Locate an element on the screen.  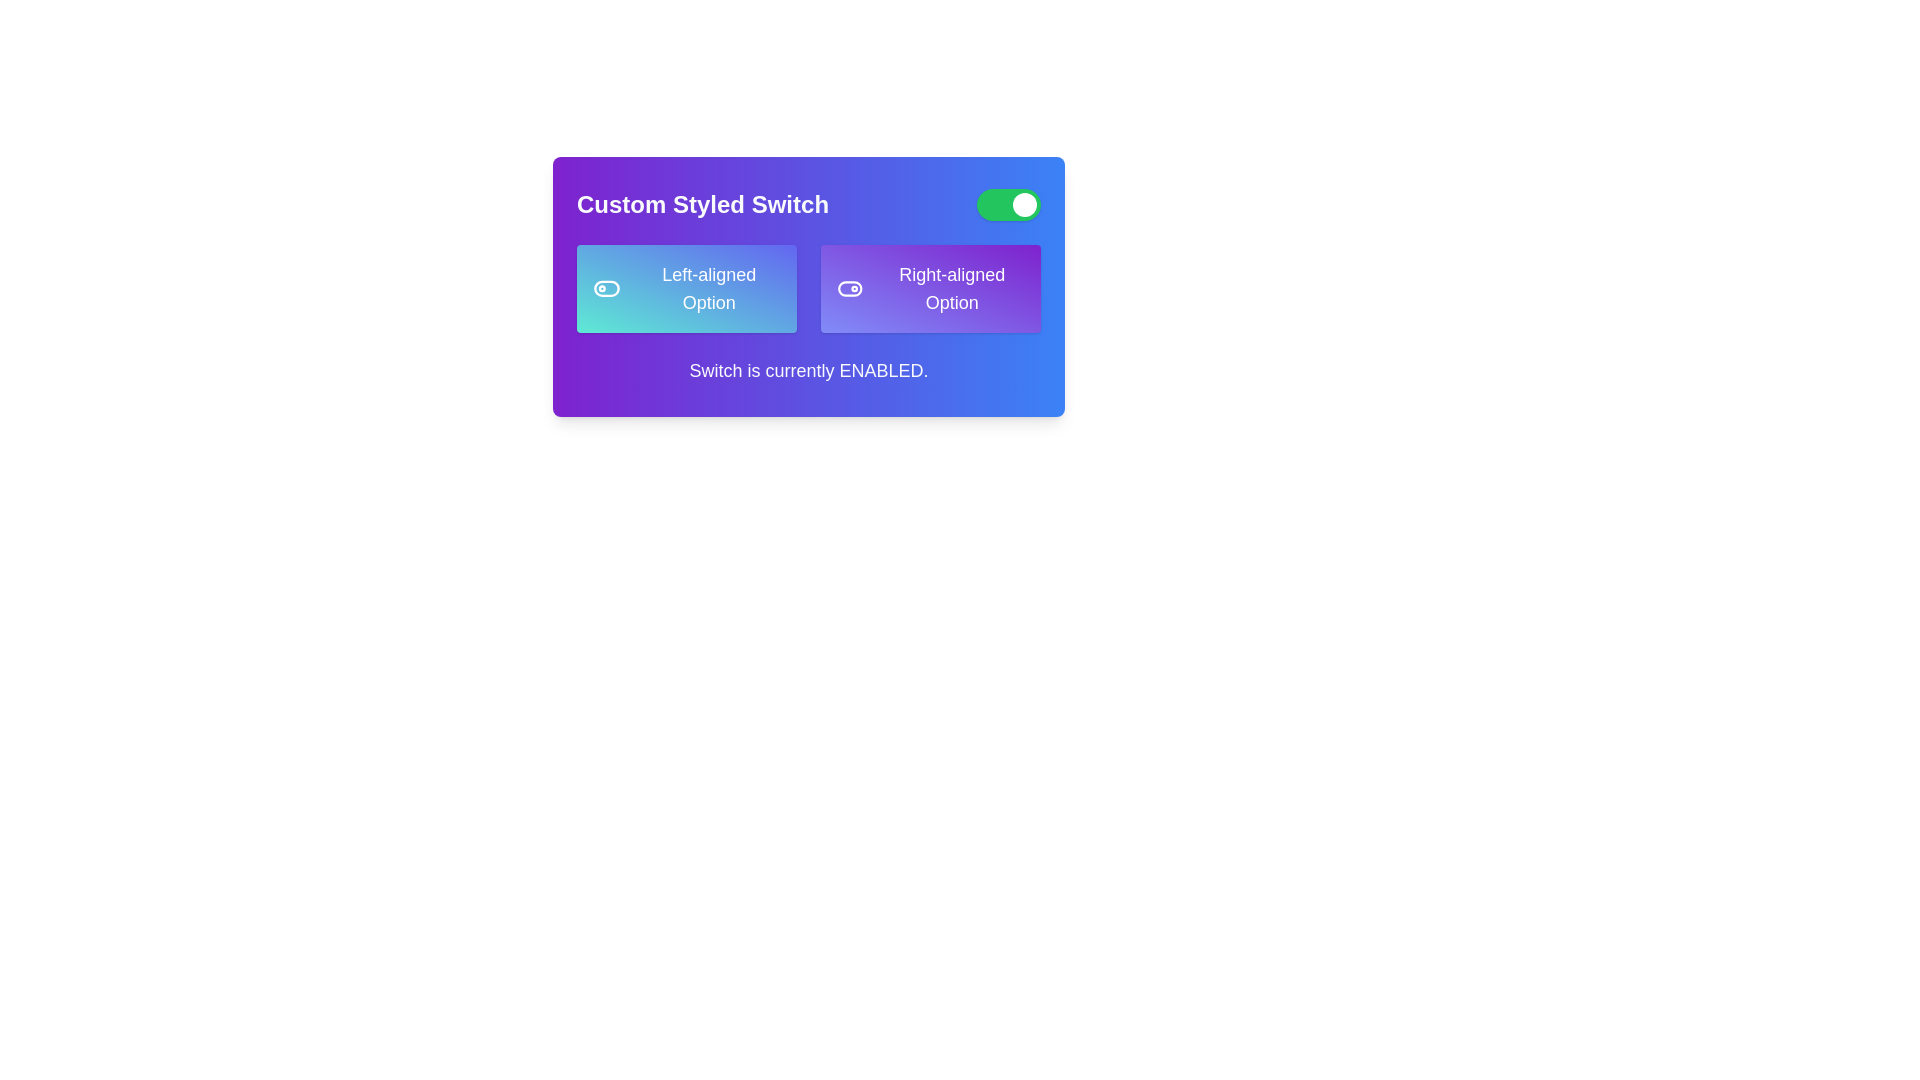
the Toggle indicator is located at coordinates (849, 289).